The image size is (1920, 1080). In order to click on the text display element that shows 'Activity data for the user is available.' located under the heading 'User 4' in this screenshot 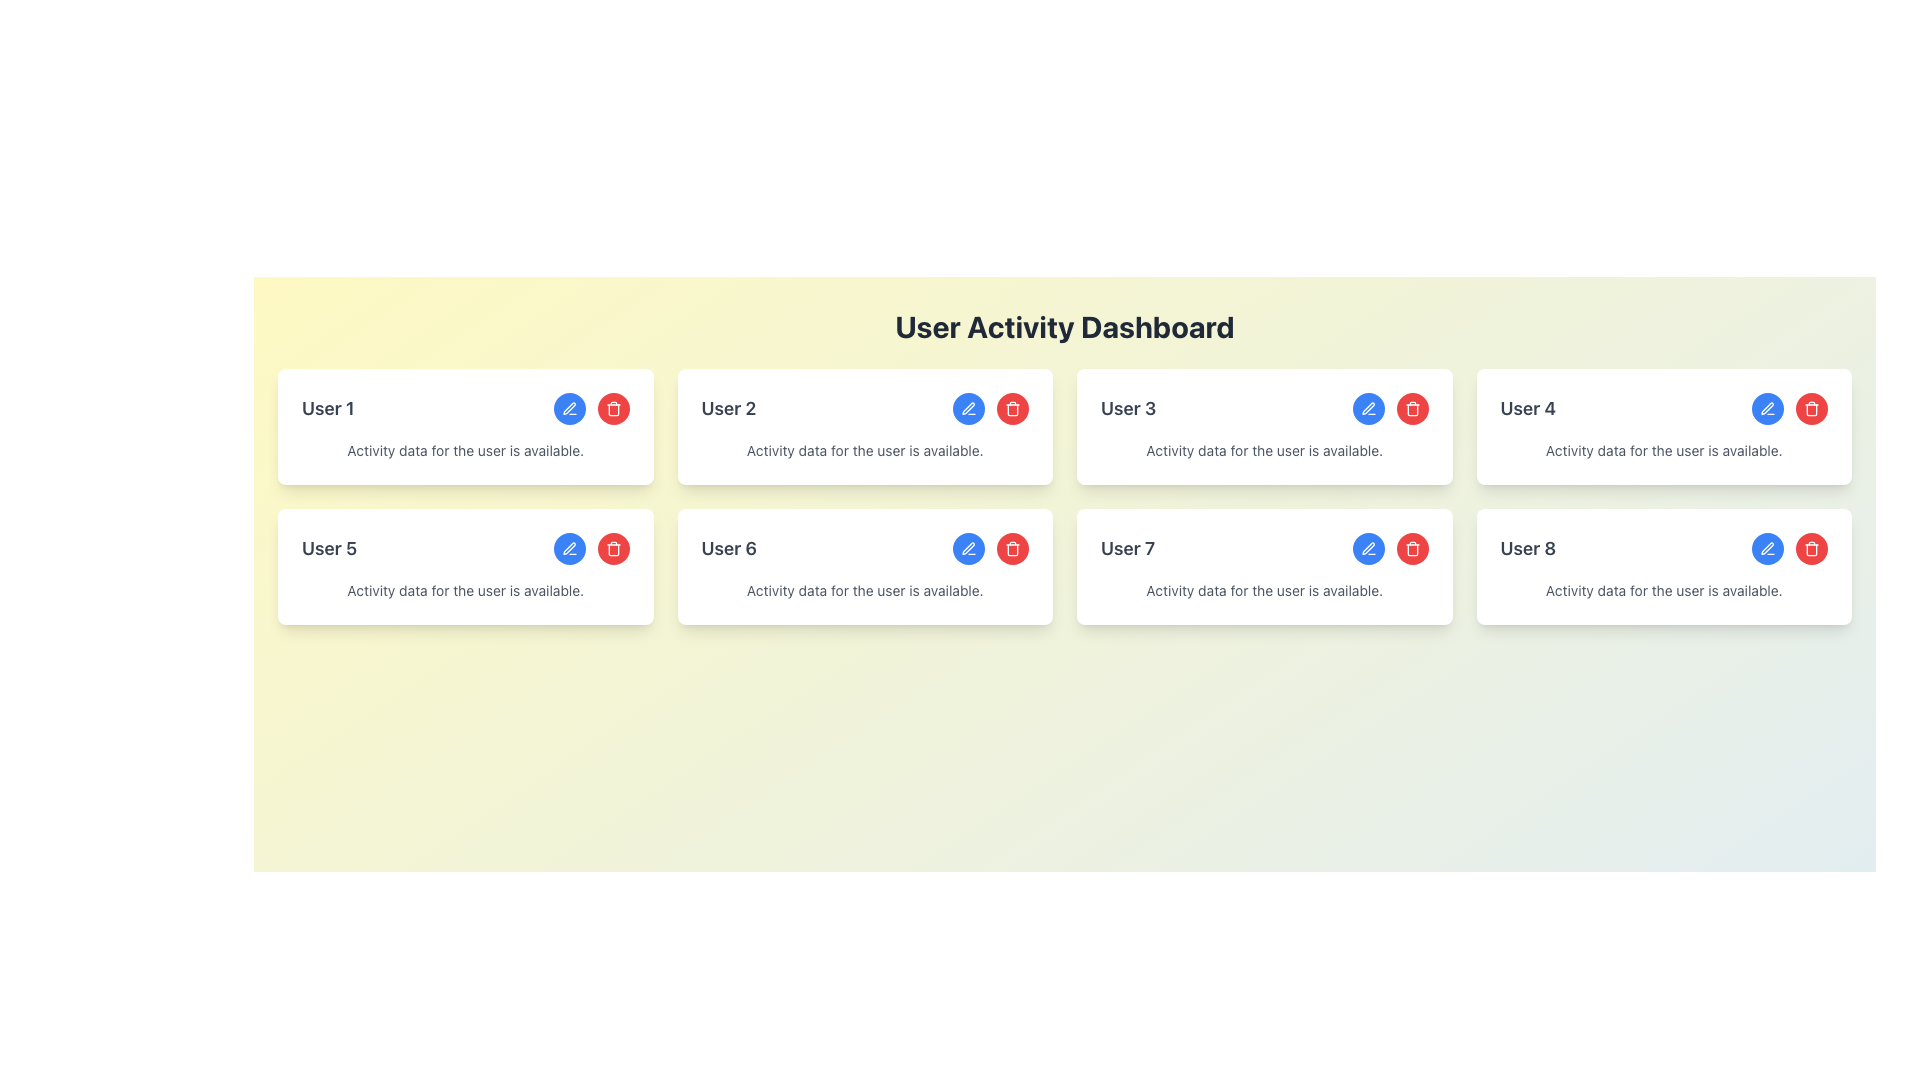, I will do `click(1664, 451)`.